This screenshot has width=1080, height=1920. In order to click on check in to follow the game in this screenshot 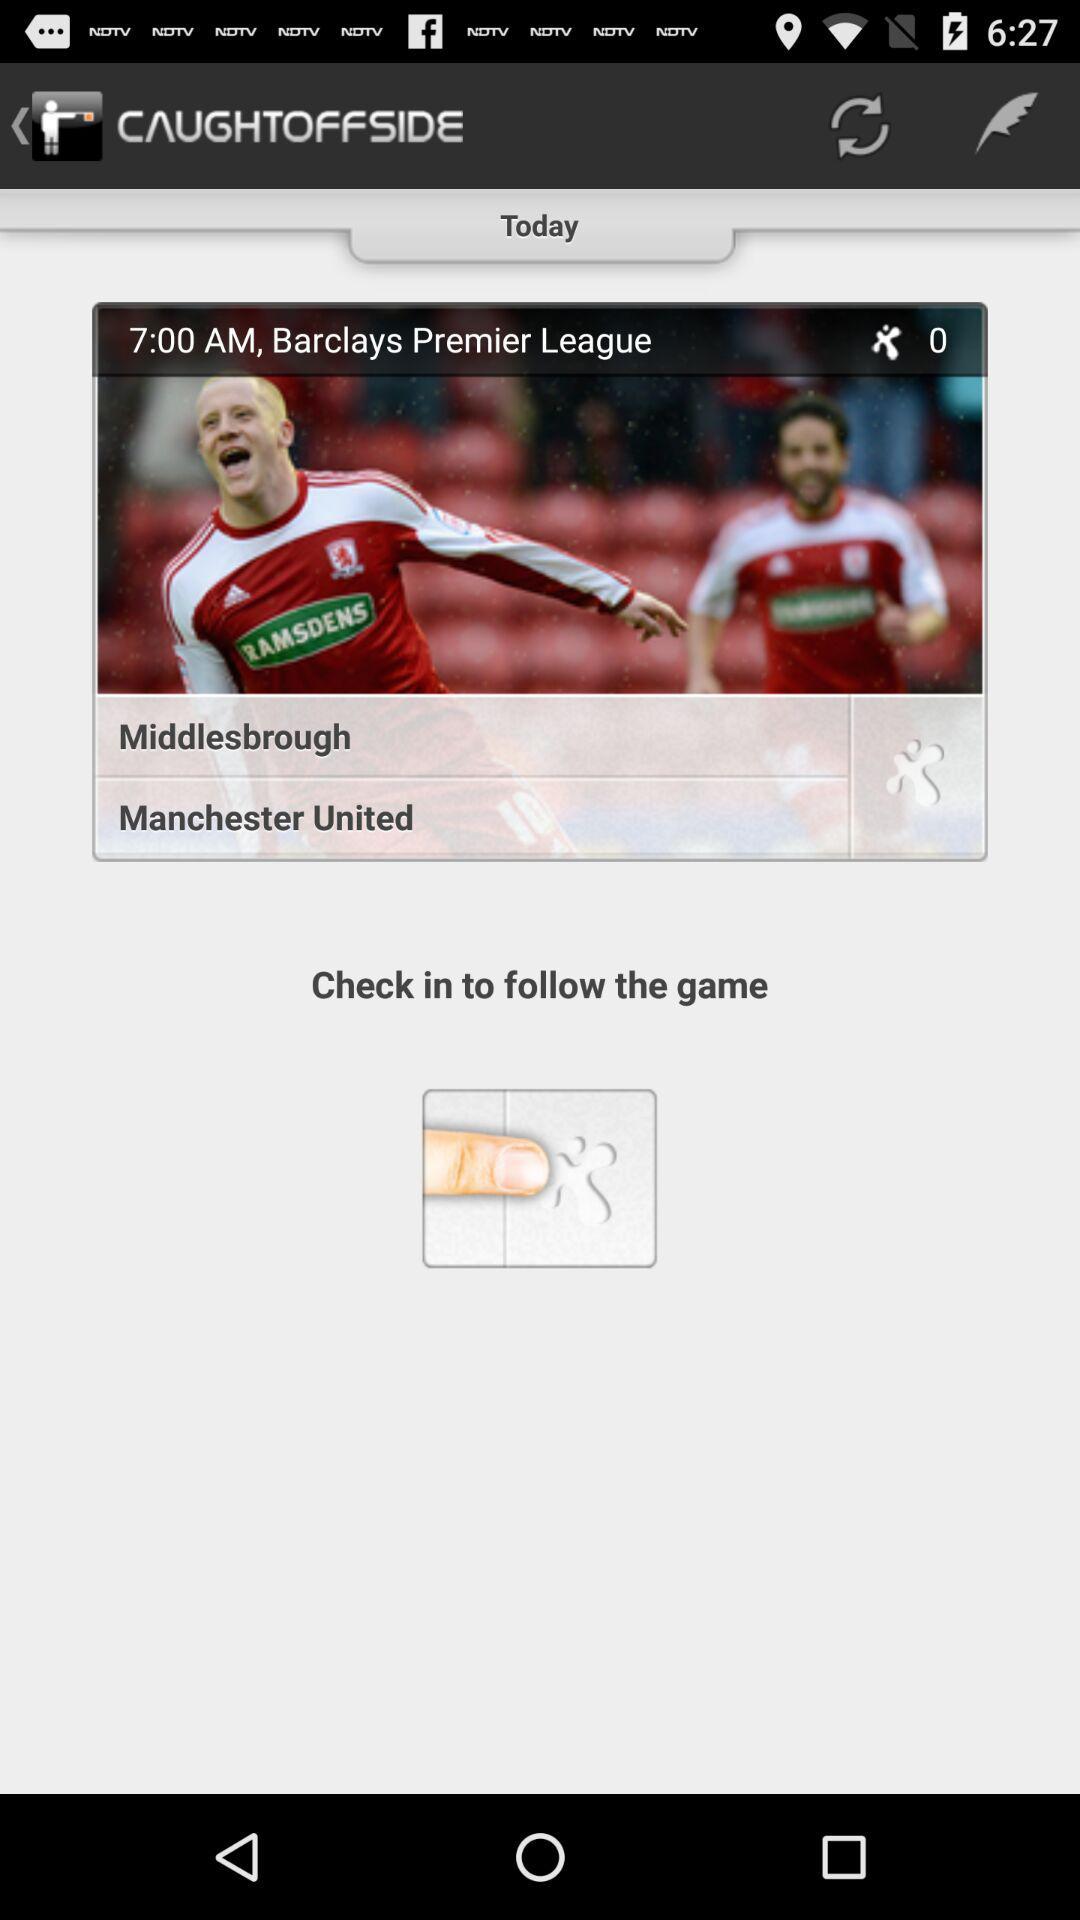, I will do `click(915, 779)`.